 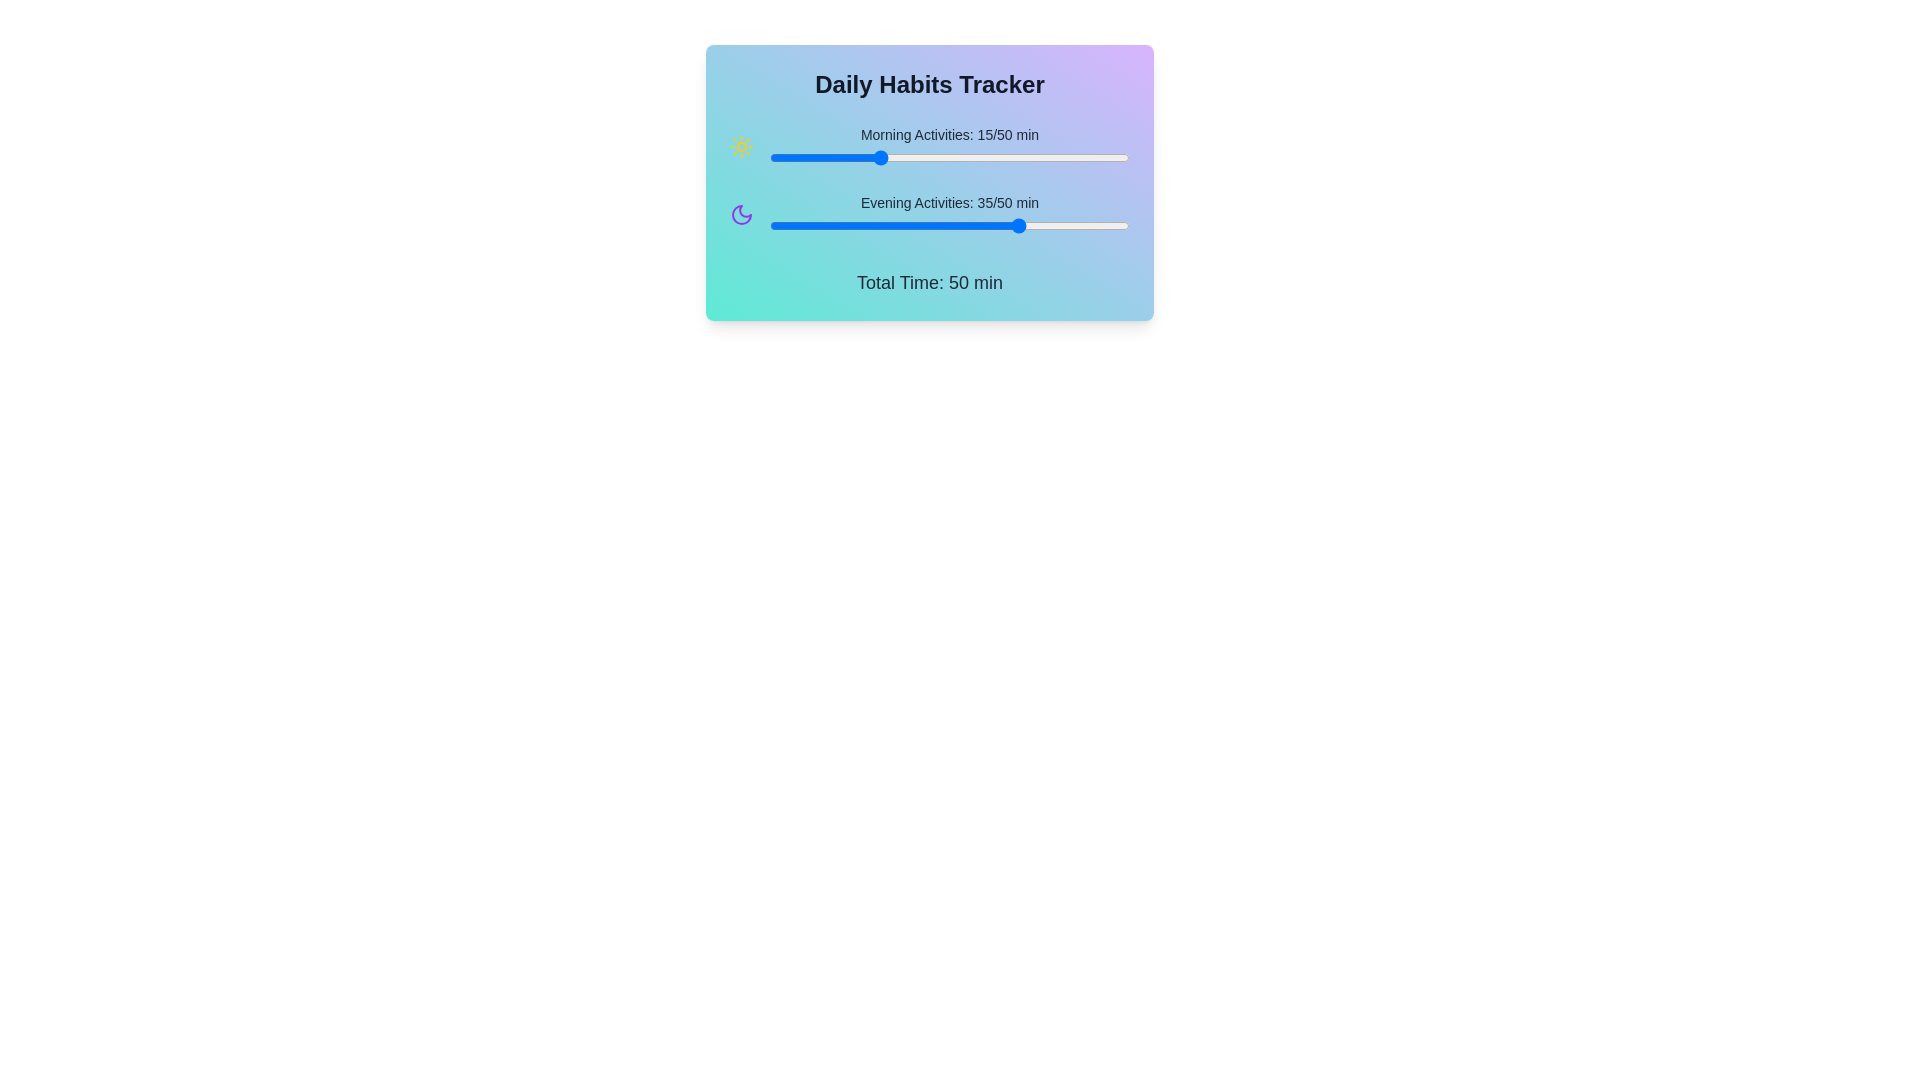 I want to click on evening activity time, so click(x=934, y=225).